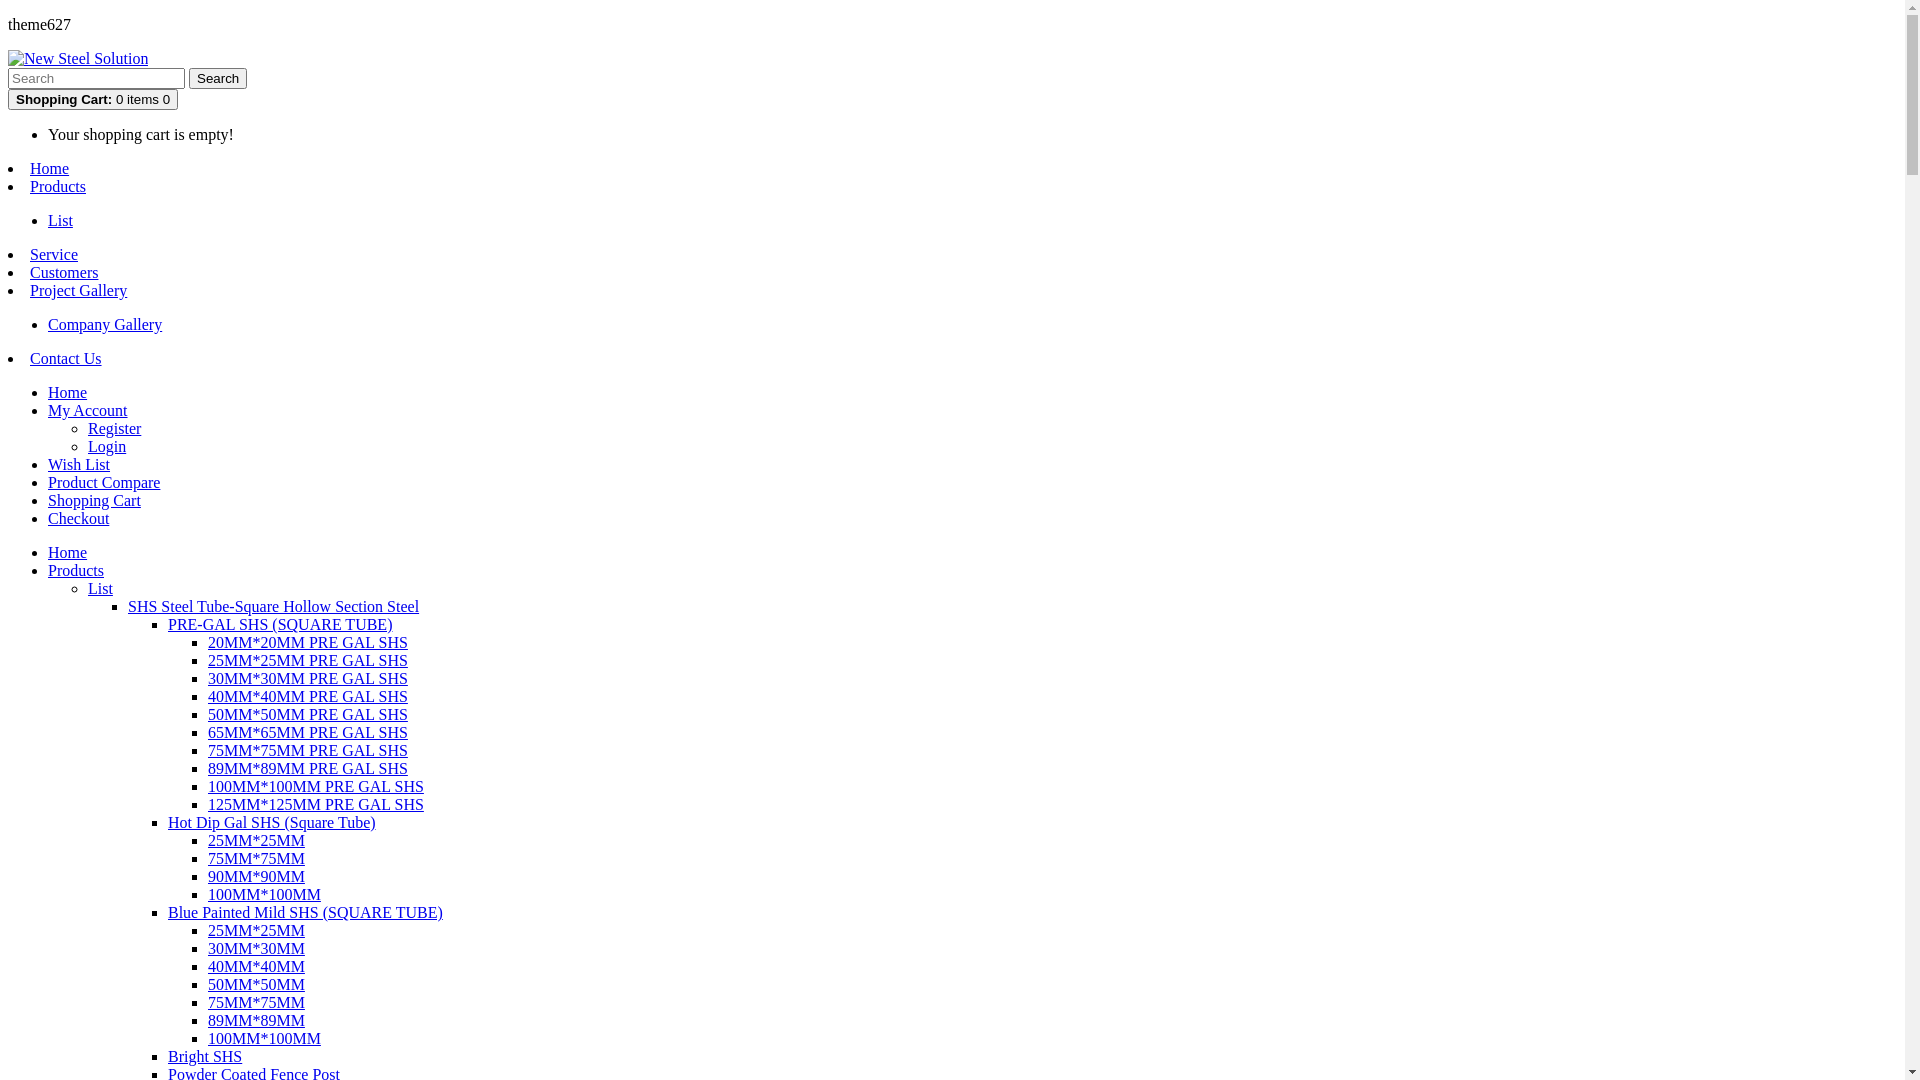 Image resolution: width=1920 pixels, height=1080 pixels. I want to click on 'Products', so click(57, 186).